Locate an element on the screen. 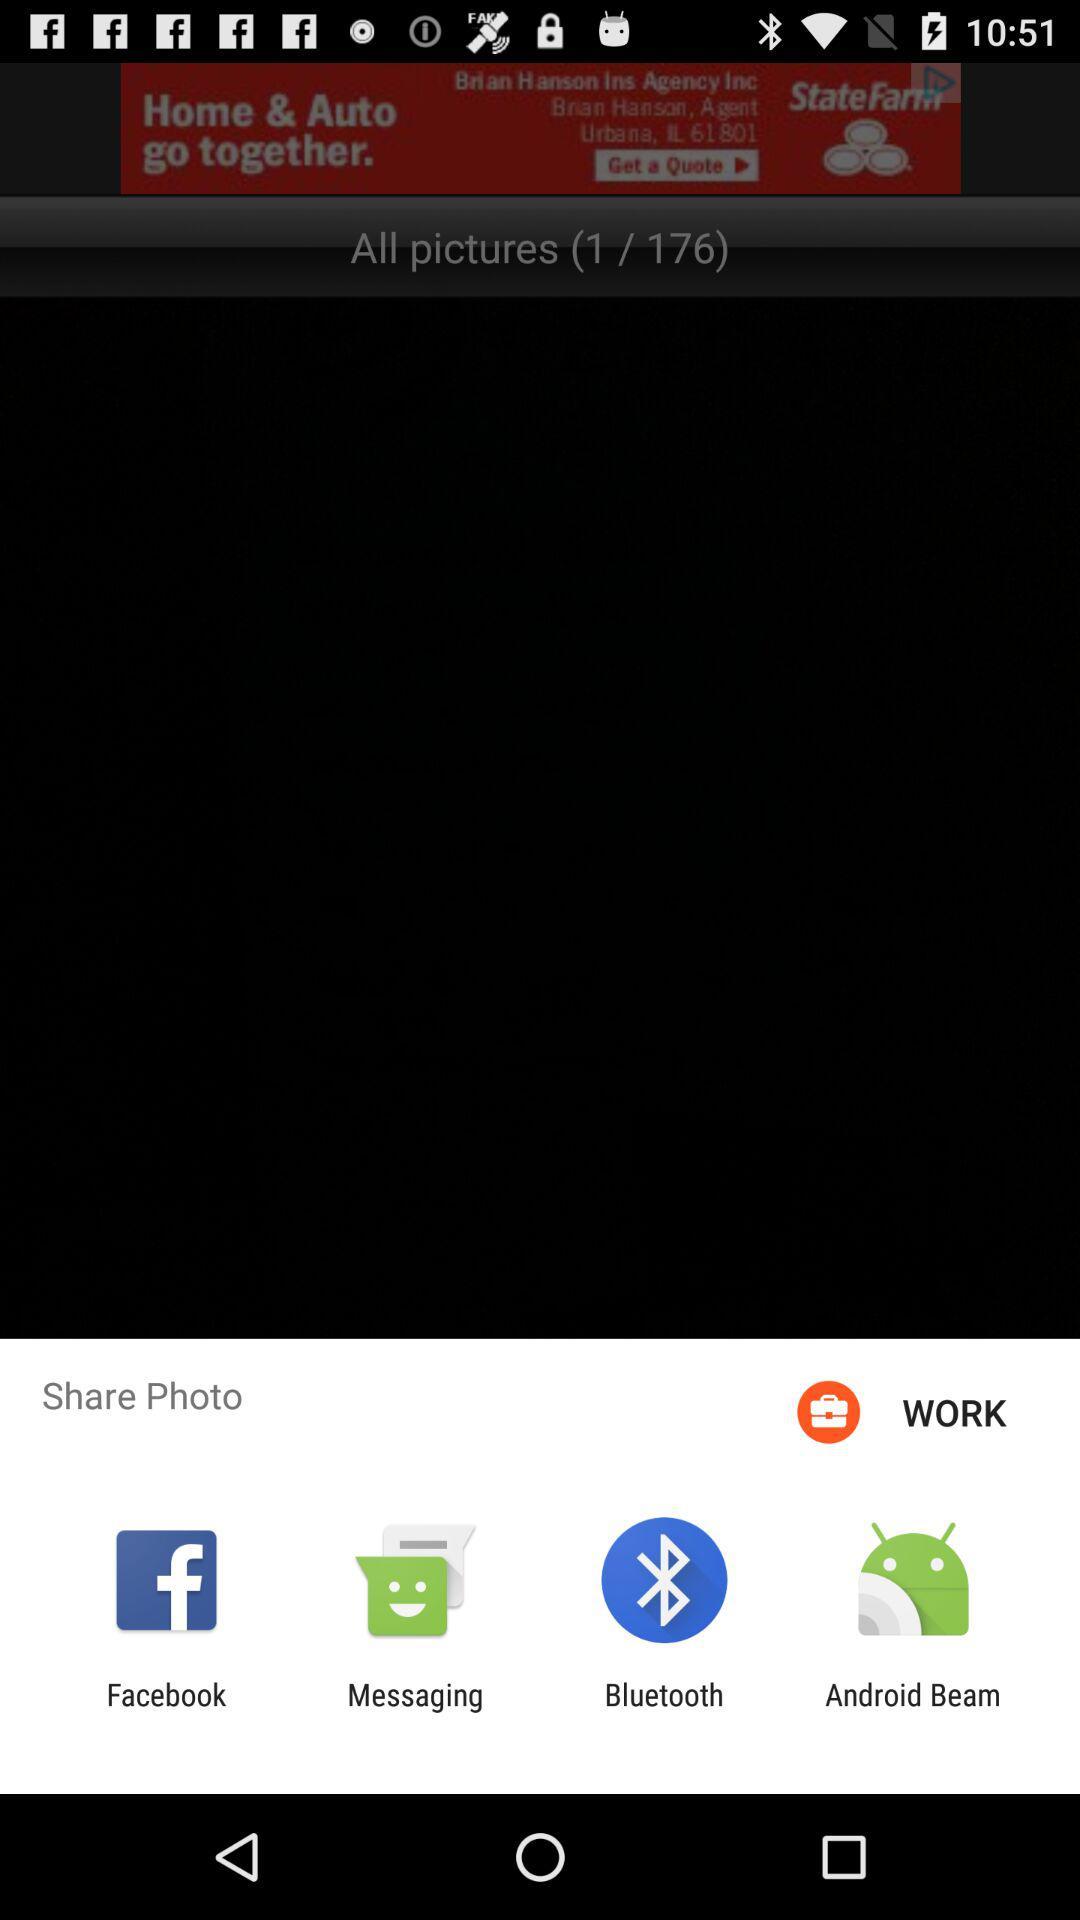 This screenshot has height=1920, width=1080. the icon next to bluetooth is located at coordinates (414, 1711).